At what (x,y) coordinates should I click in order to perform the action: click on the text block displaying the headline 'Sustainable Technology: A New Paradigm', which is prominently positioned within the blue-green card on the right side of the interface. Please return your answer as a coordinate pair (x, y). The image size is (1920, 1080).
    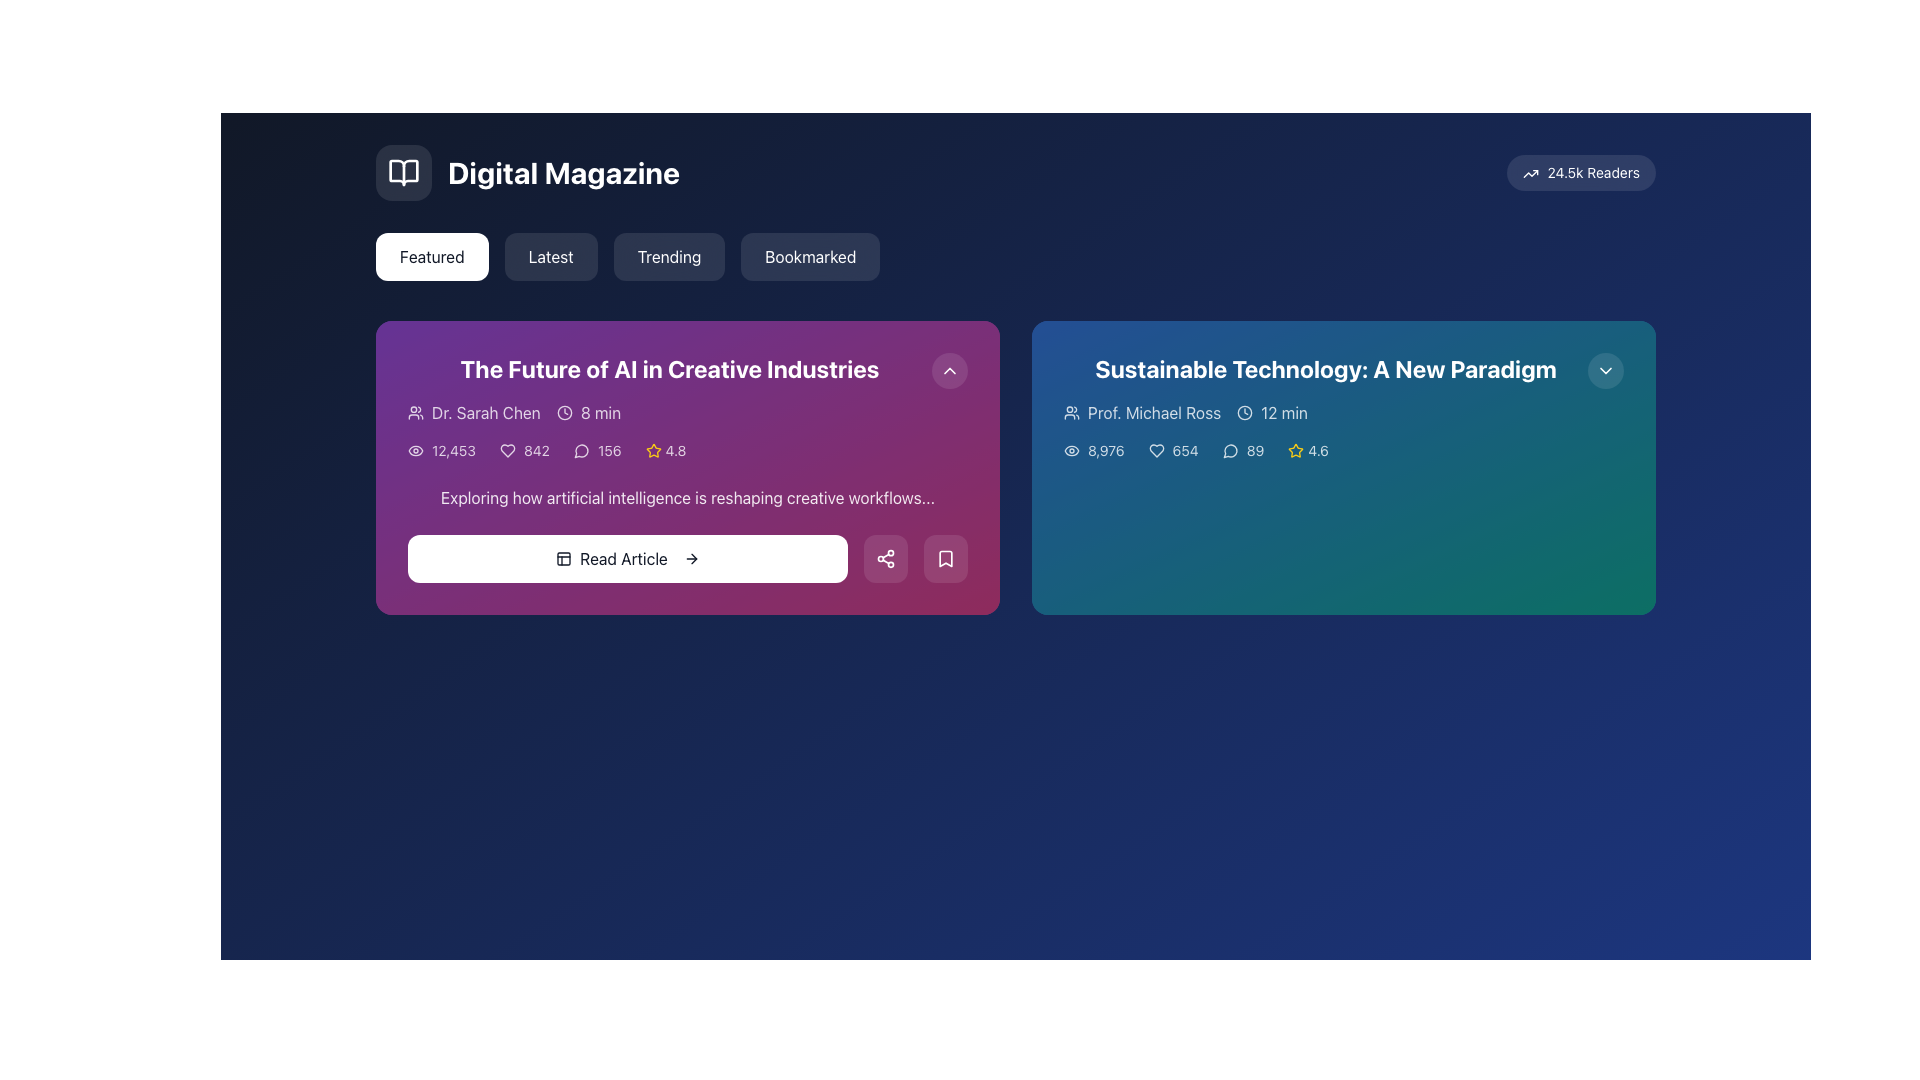
    Looking at the image, I should click on (1325, 369).